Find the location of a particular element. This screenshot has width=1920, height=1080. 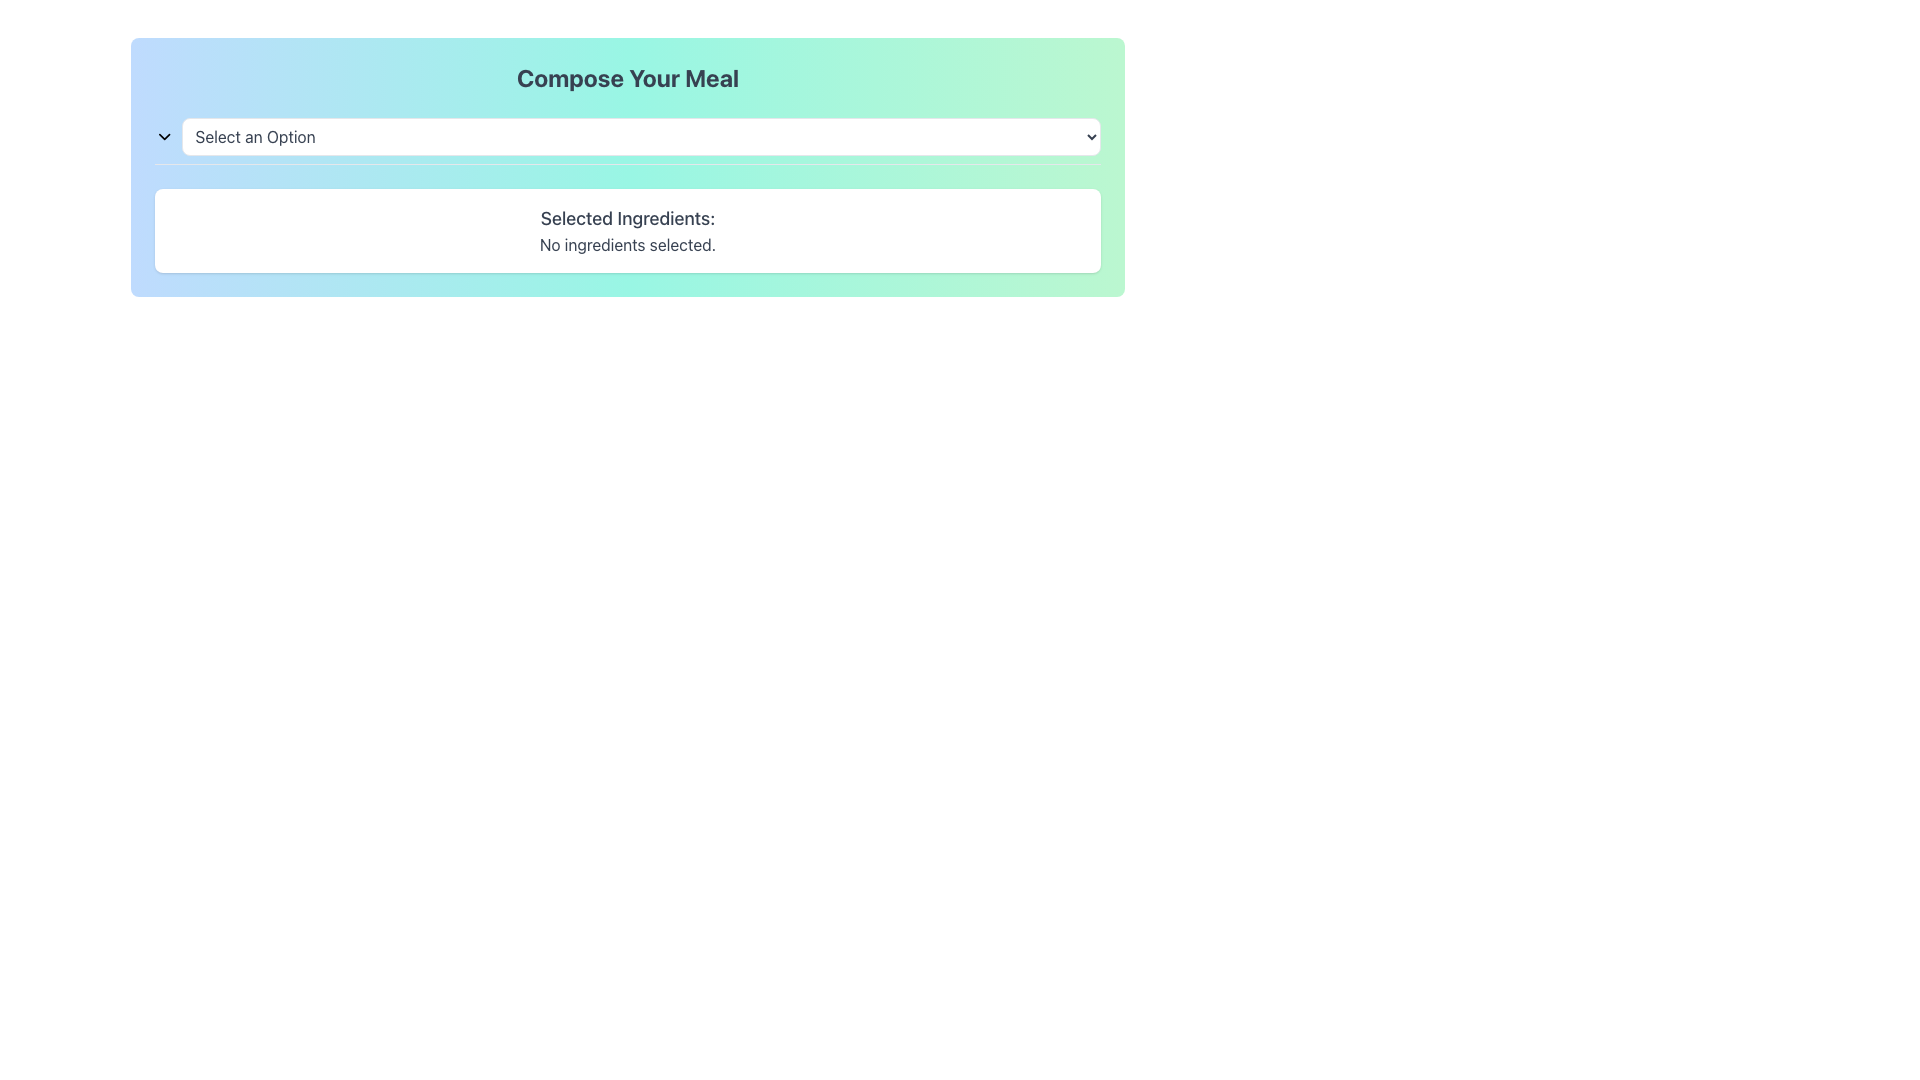

the text label that displays 'No ingredients selected.' located below the title 'Selected Ingredients:' in the white rounded box is located at coordinates (627, 244).